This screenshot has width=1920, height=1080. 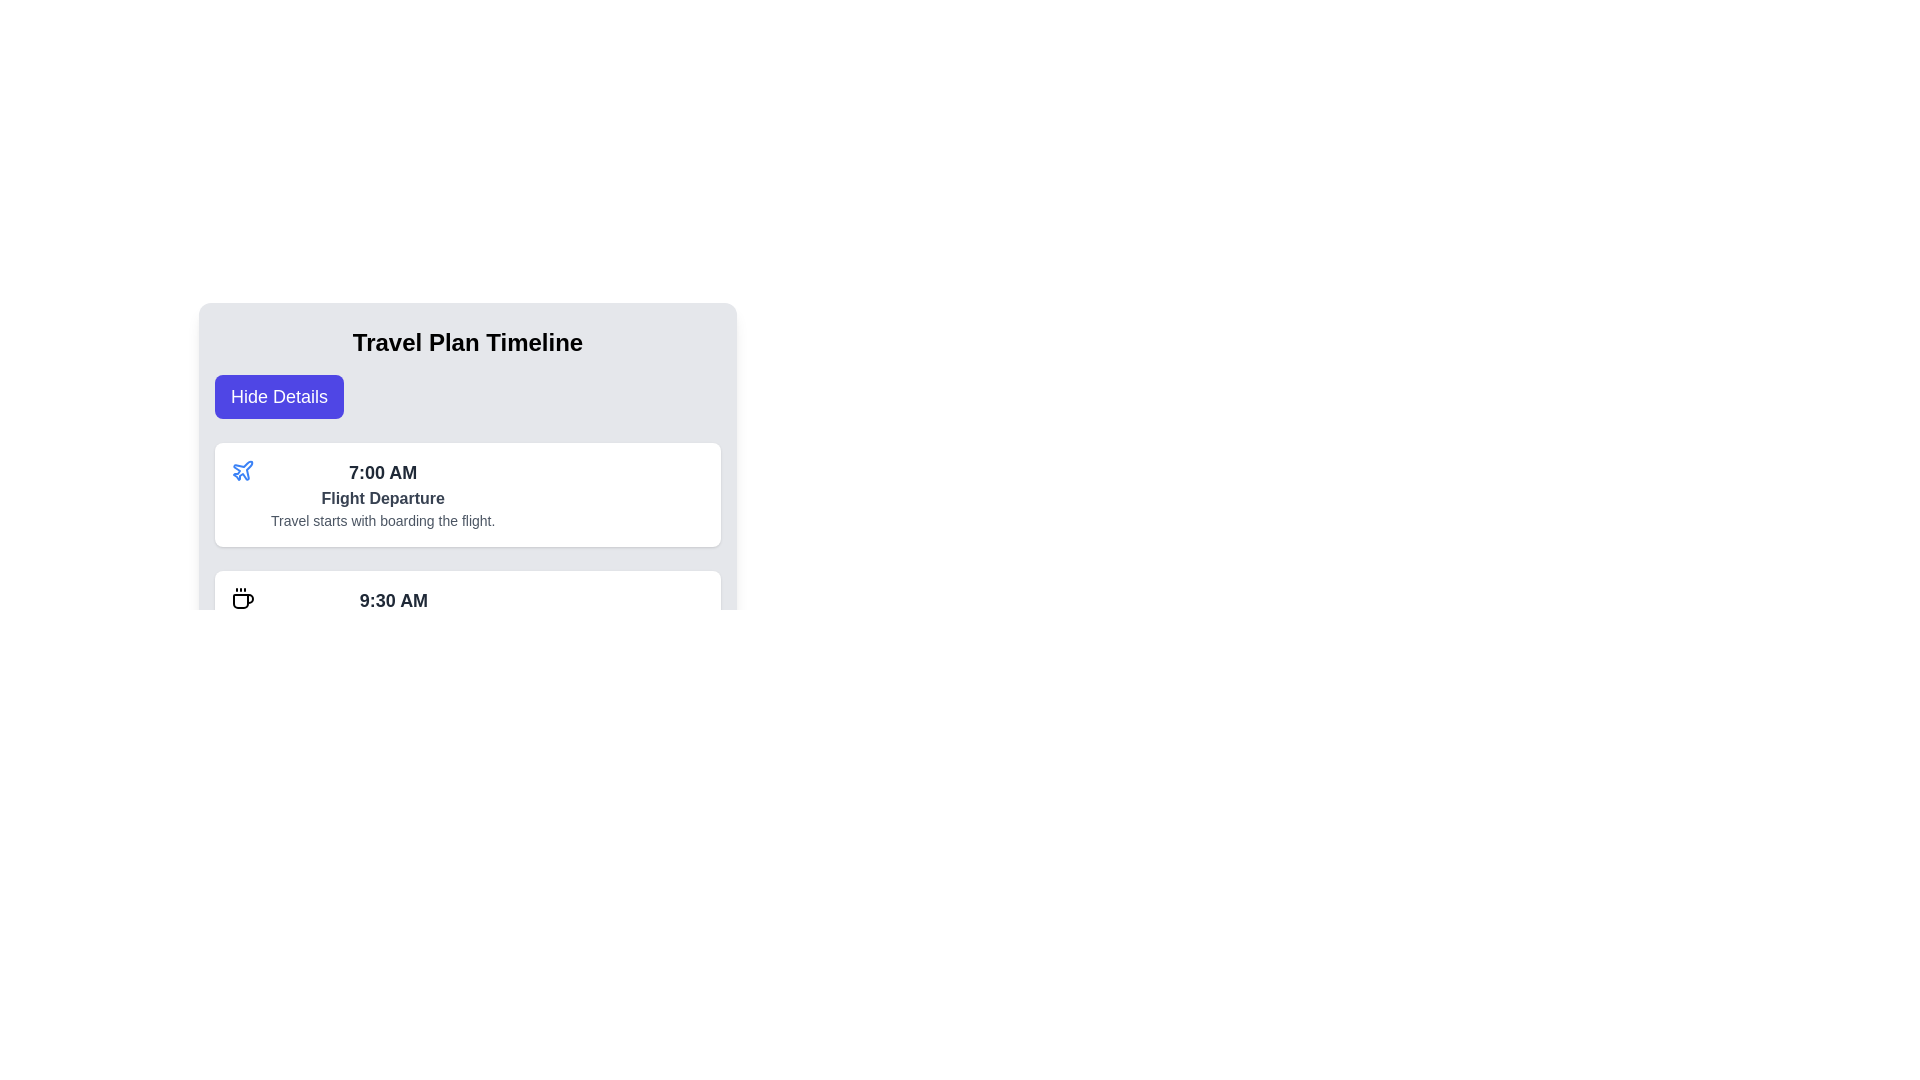 What do you see at coordinates (393, 622) in the screenshot?
I see `the Timeline card entry that displays '9:30 AM', 'Breakfast', and 'Enjoy a luxurious breakfast in the skies.'` at bounding box center [393, 622].